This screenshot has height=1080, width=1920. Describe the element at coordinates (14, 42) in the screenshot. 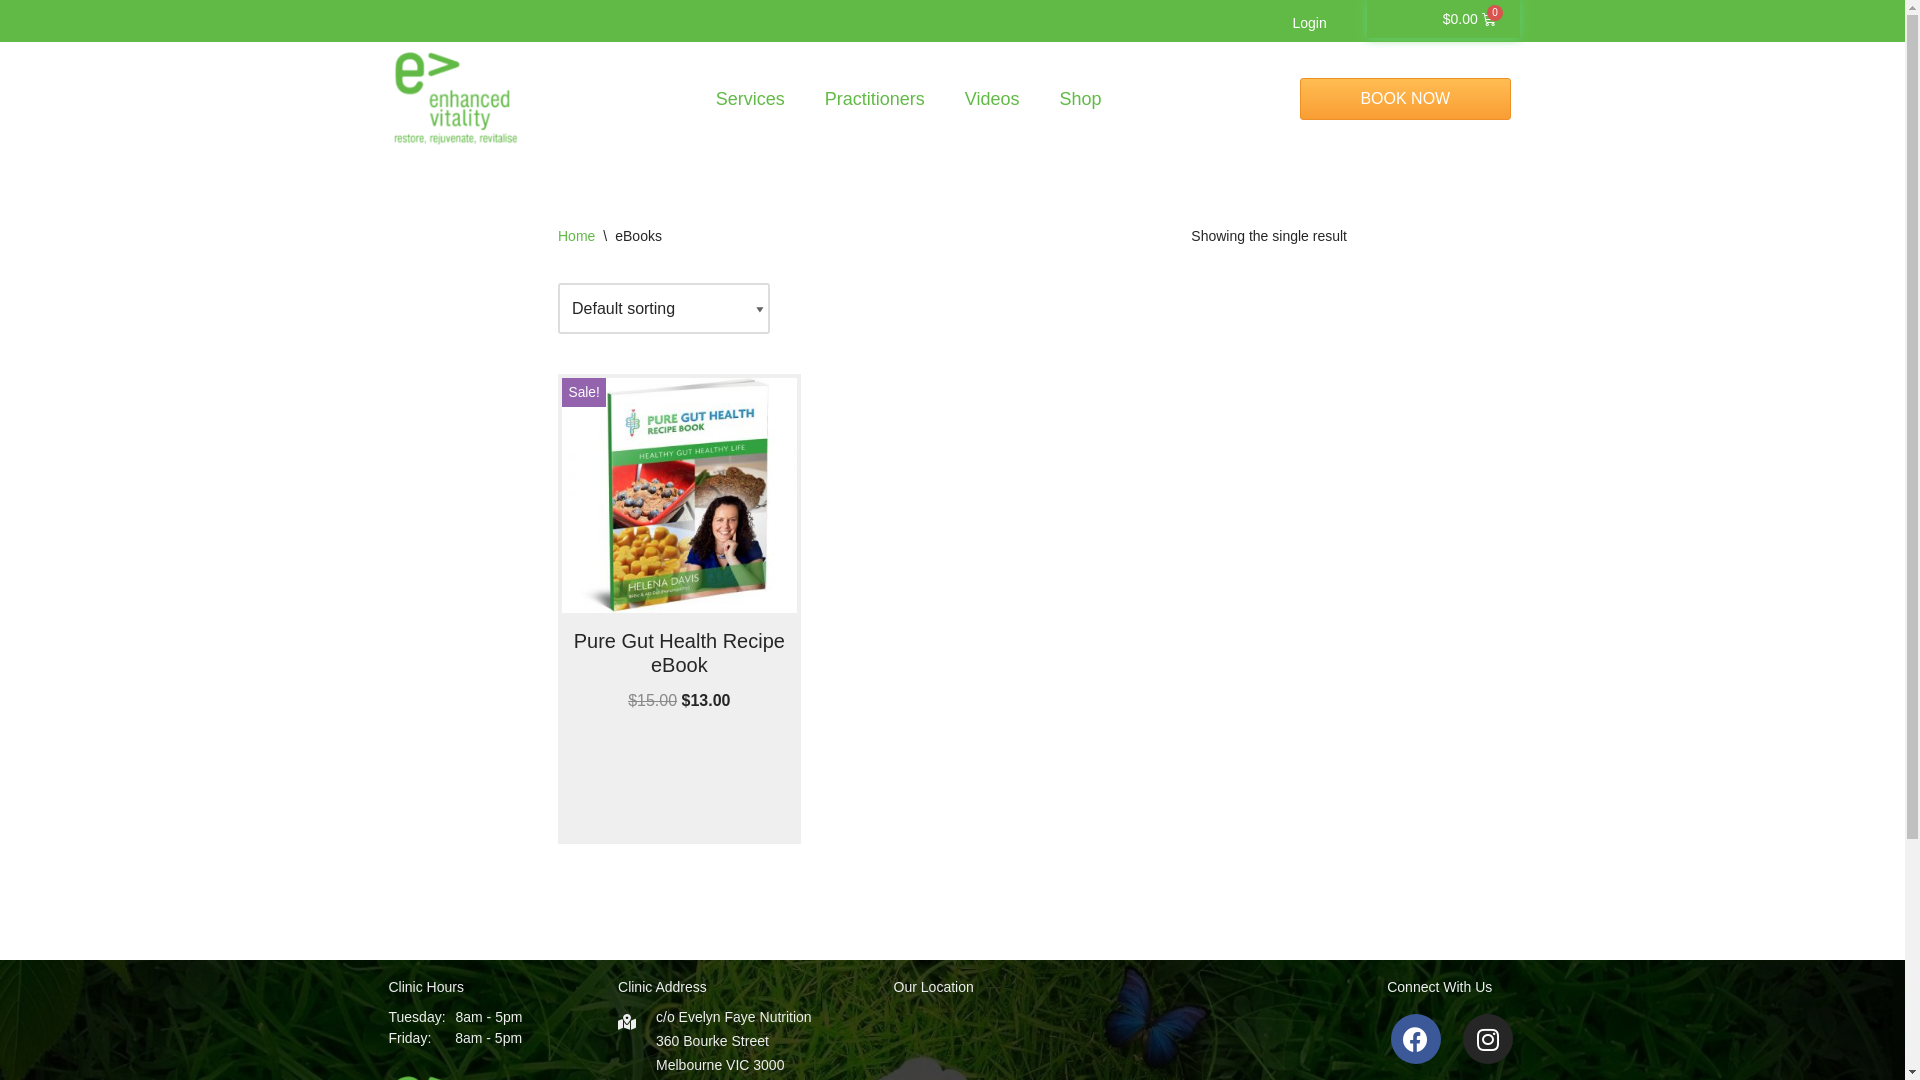

I see `'Skip to content'` at that location.